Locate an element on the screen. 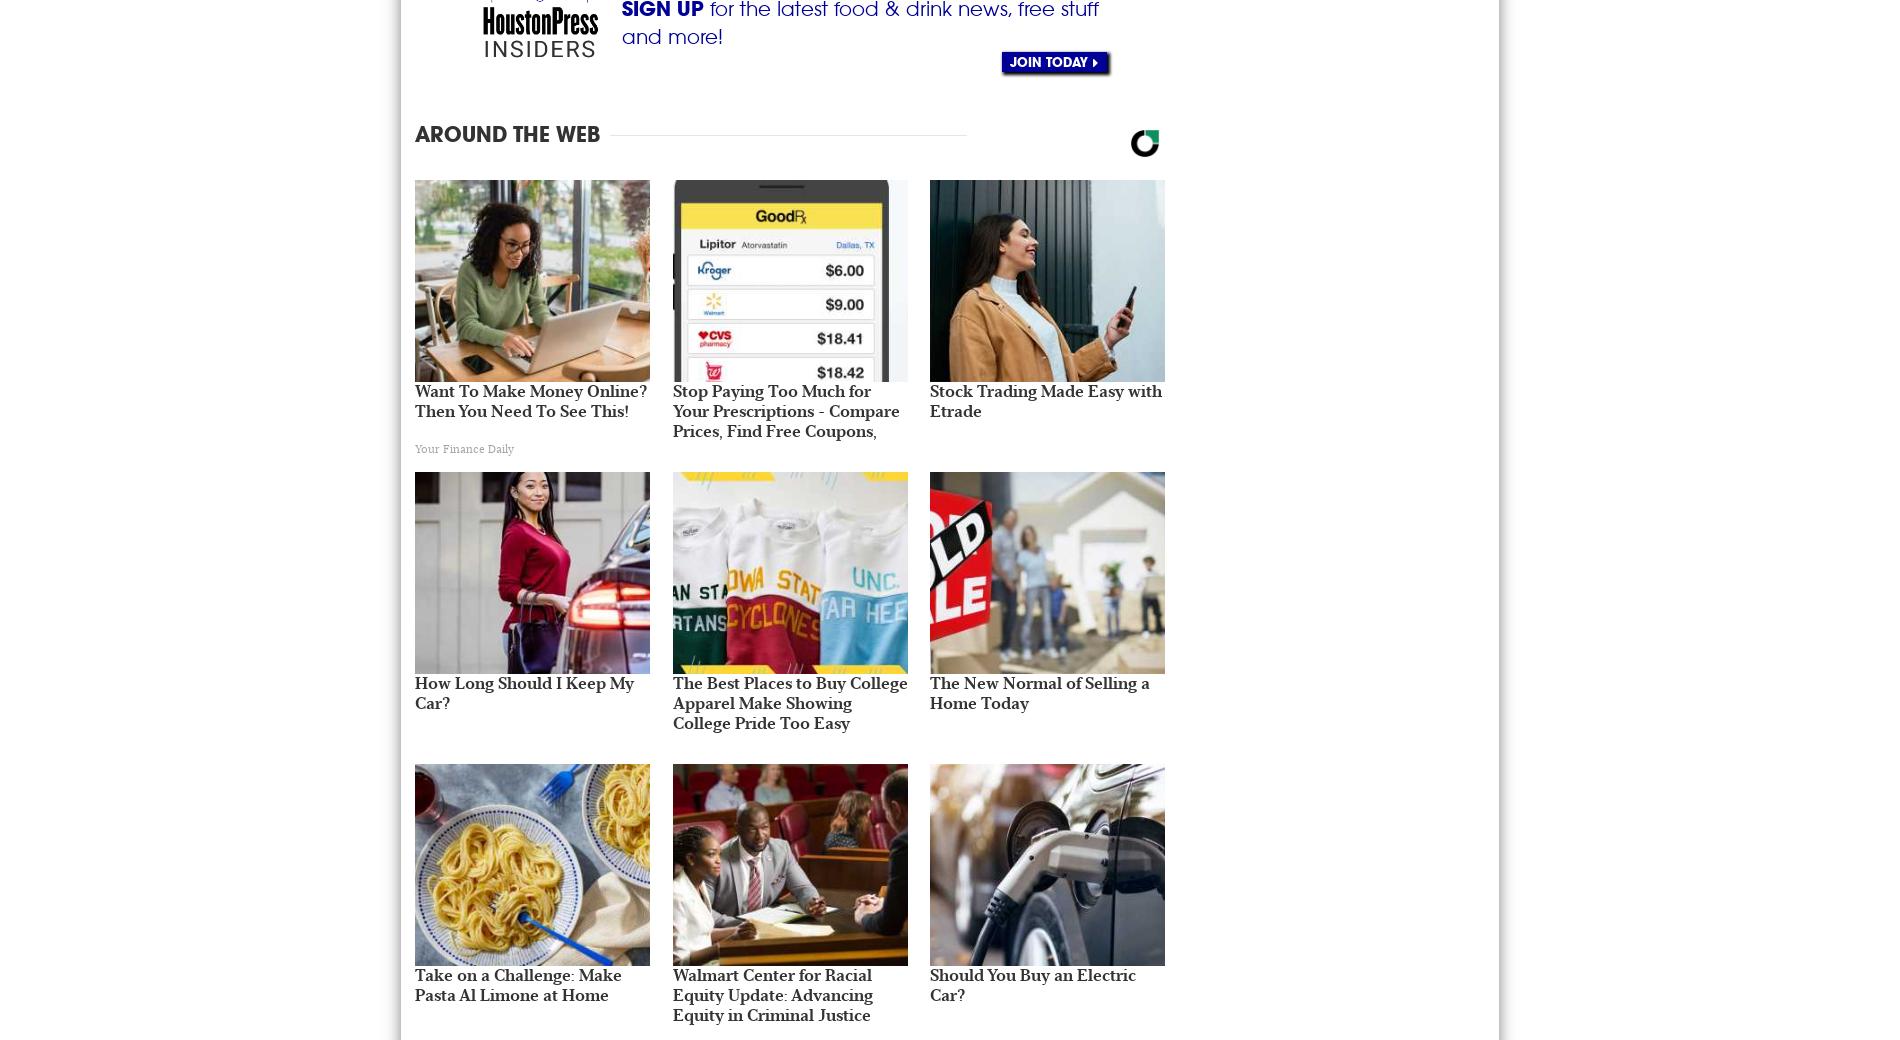  'Stop Paying Too Much for Your Prescriptions - Compare Prices, Find Free Coupons,' is located at coordinates (784, 410).